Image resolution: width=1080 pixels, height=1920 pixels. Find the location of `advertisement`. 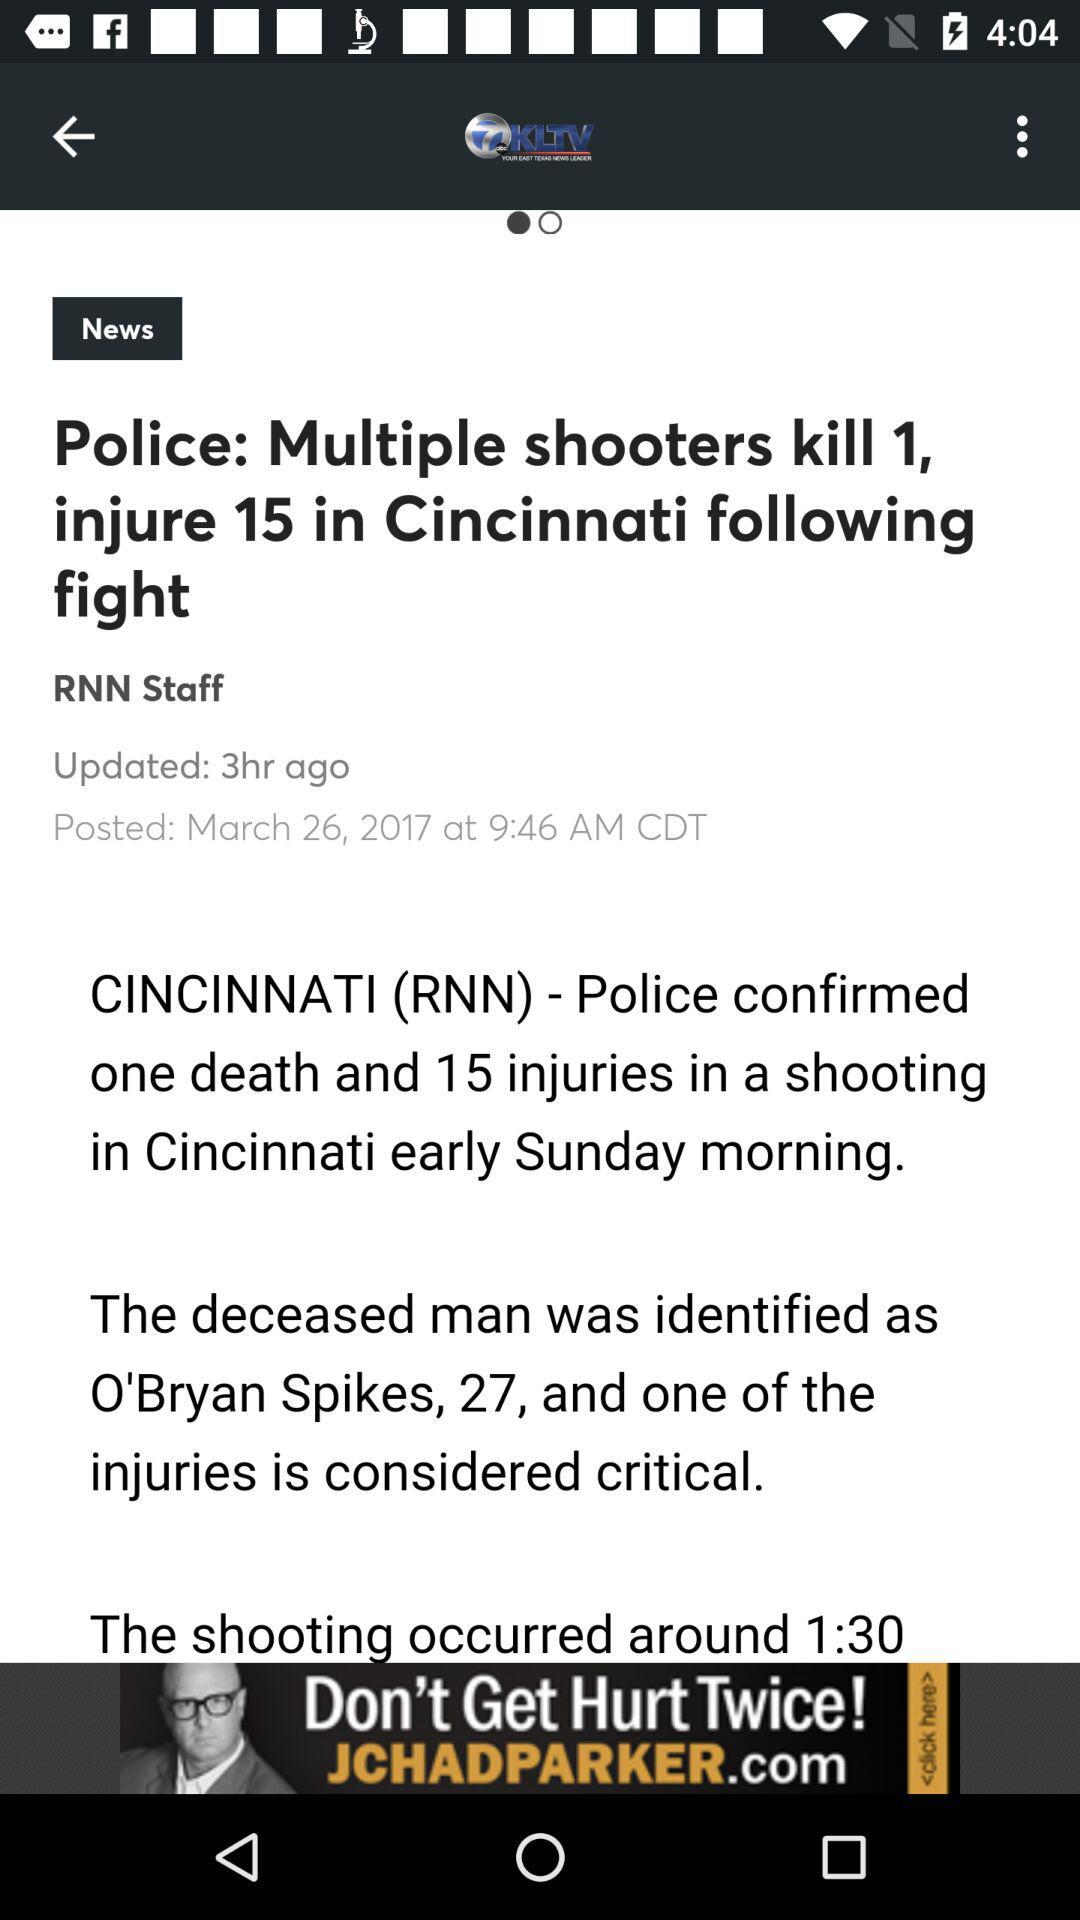

advertisement is located at coordinates (540, 1727).